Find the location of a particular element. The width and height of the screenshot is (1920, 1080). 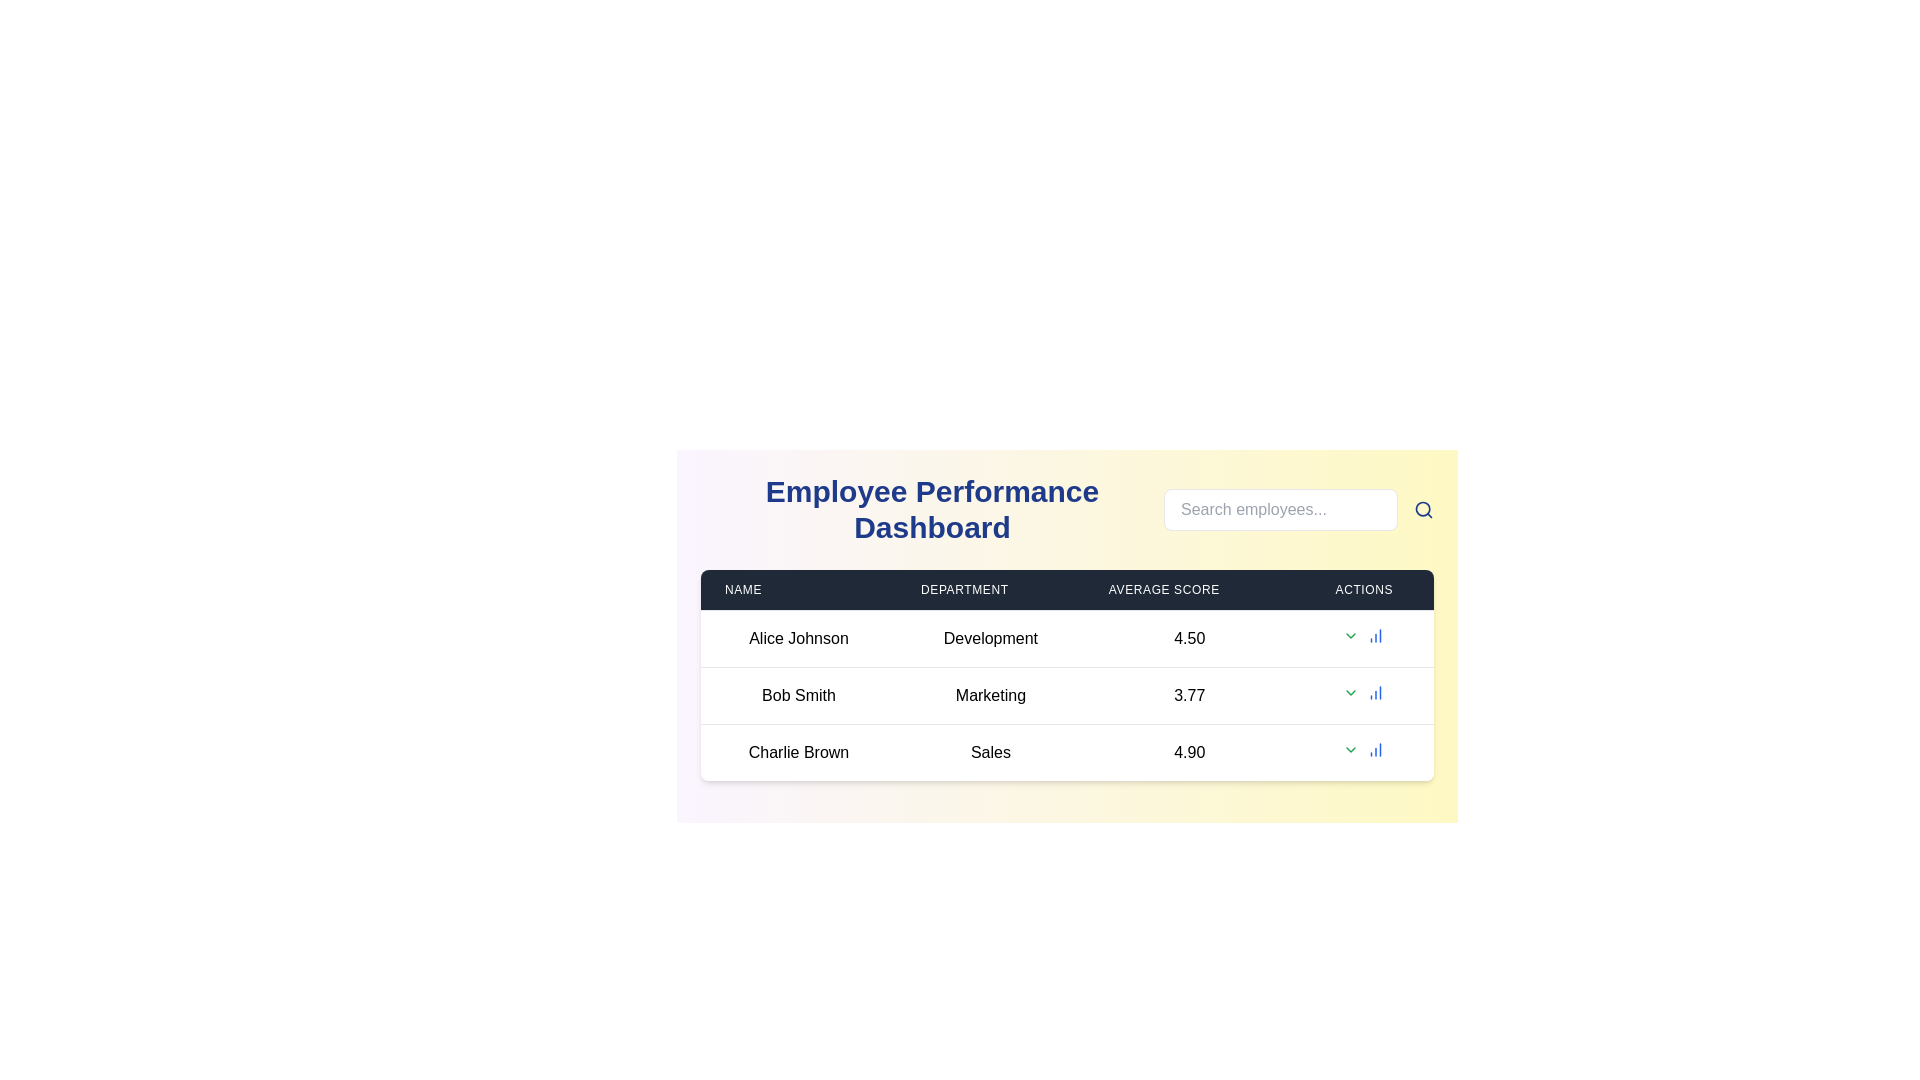

the action control group icon for the 'Charlie Brown' entry in the table is located at coordinates (1363, 749).